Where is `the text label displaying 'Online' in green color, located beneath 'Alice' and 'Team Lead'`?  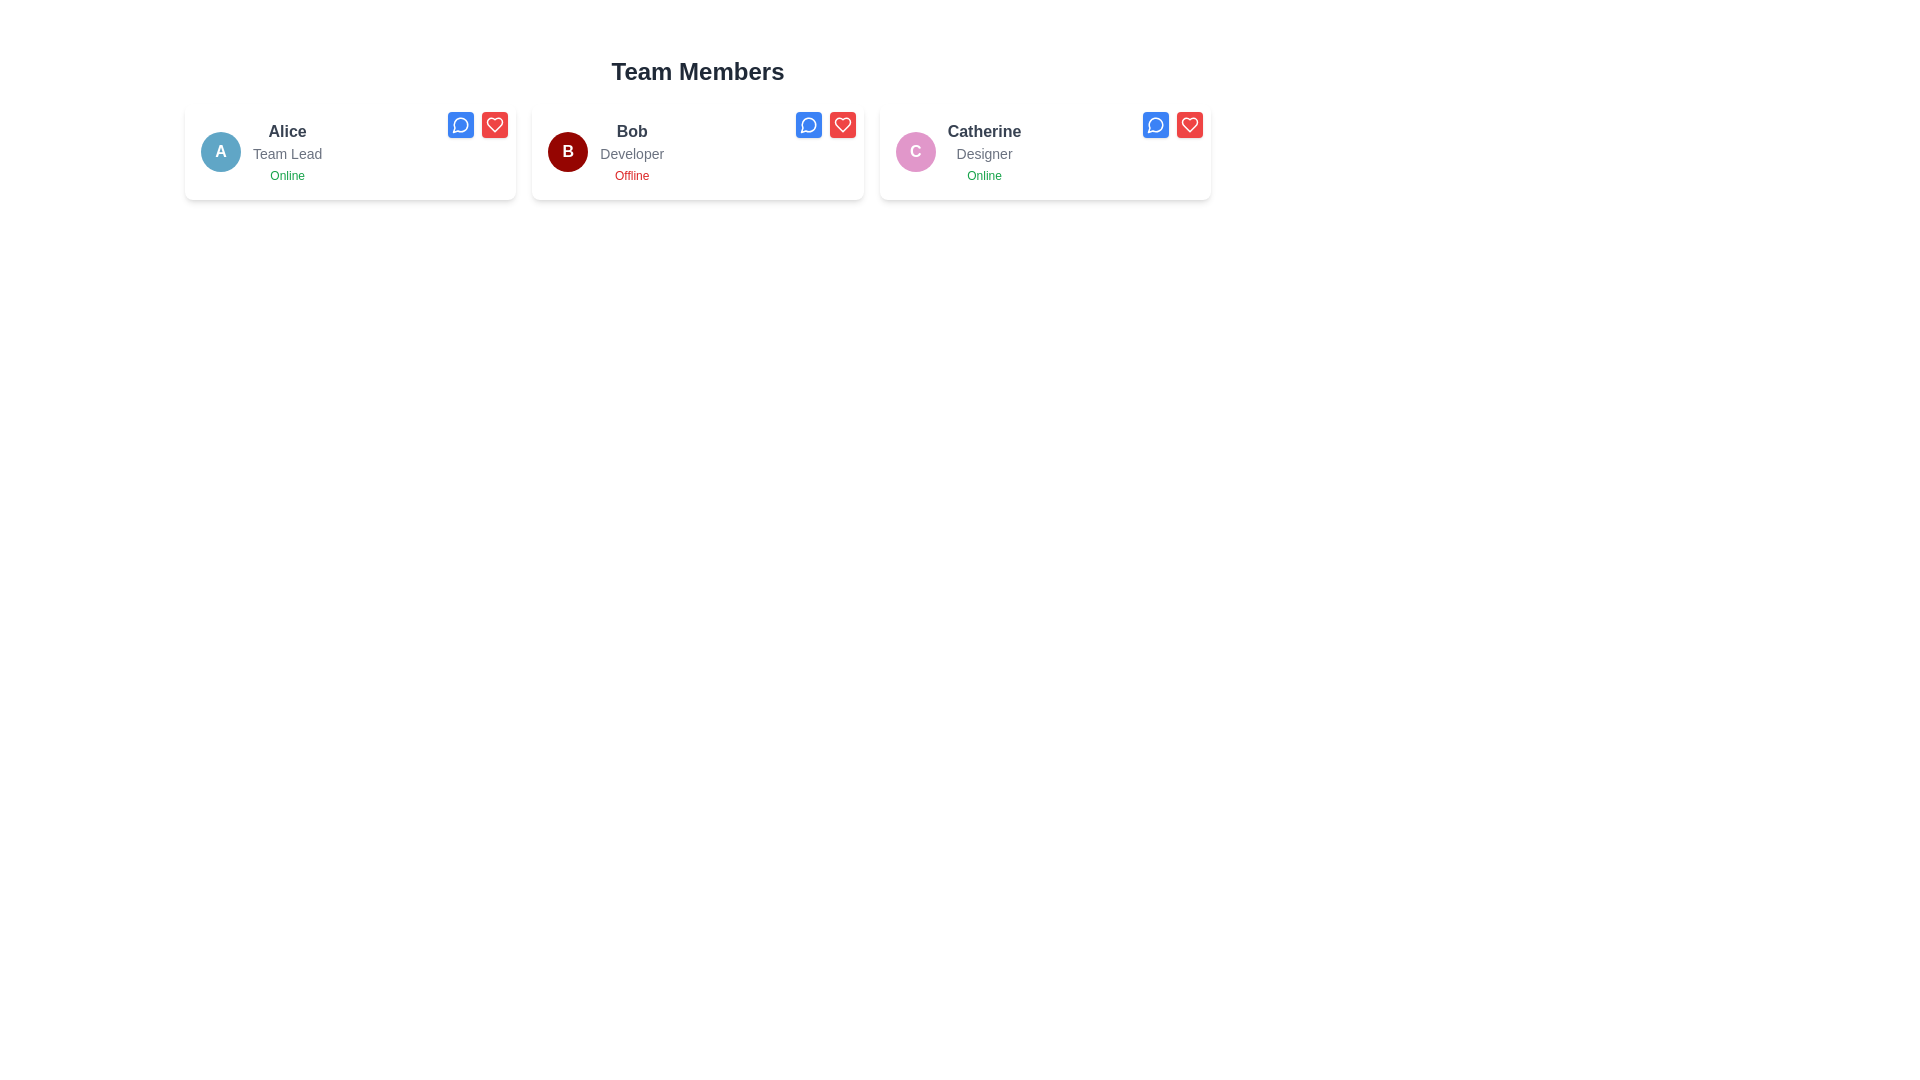
the text label displaying 'Online' in green color, located beneath 'Alice' and 'Team Lead' is located at coordinates (286, 175).